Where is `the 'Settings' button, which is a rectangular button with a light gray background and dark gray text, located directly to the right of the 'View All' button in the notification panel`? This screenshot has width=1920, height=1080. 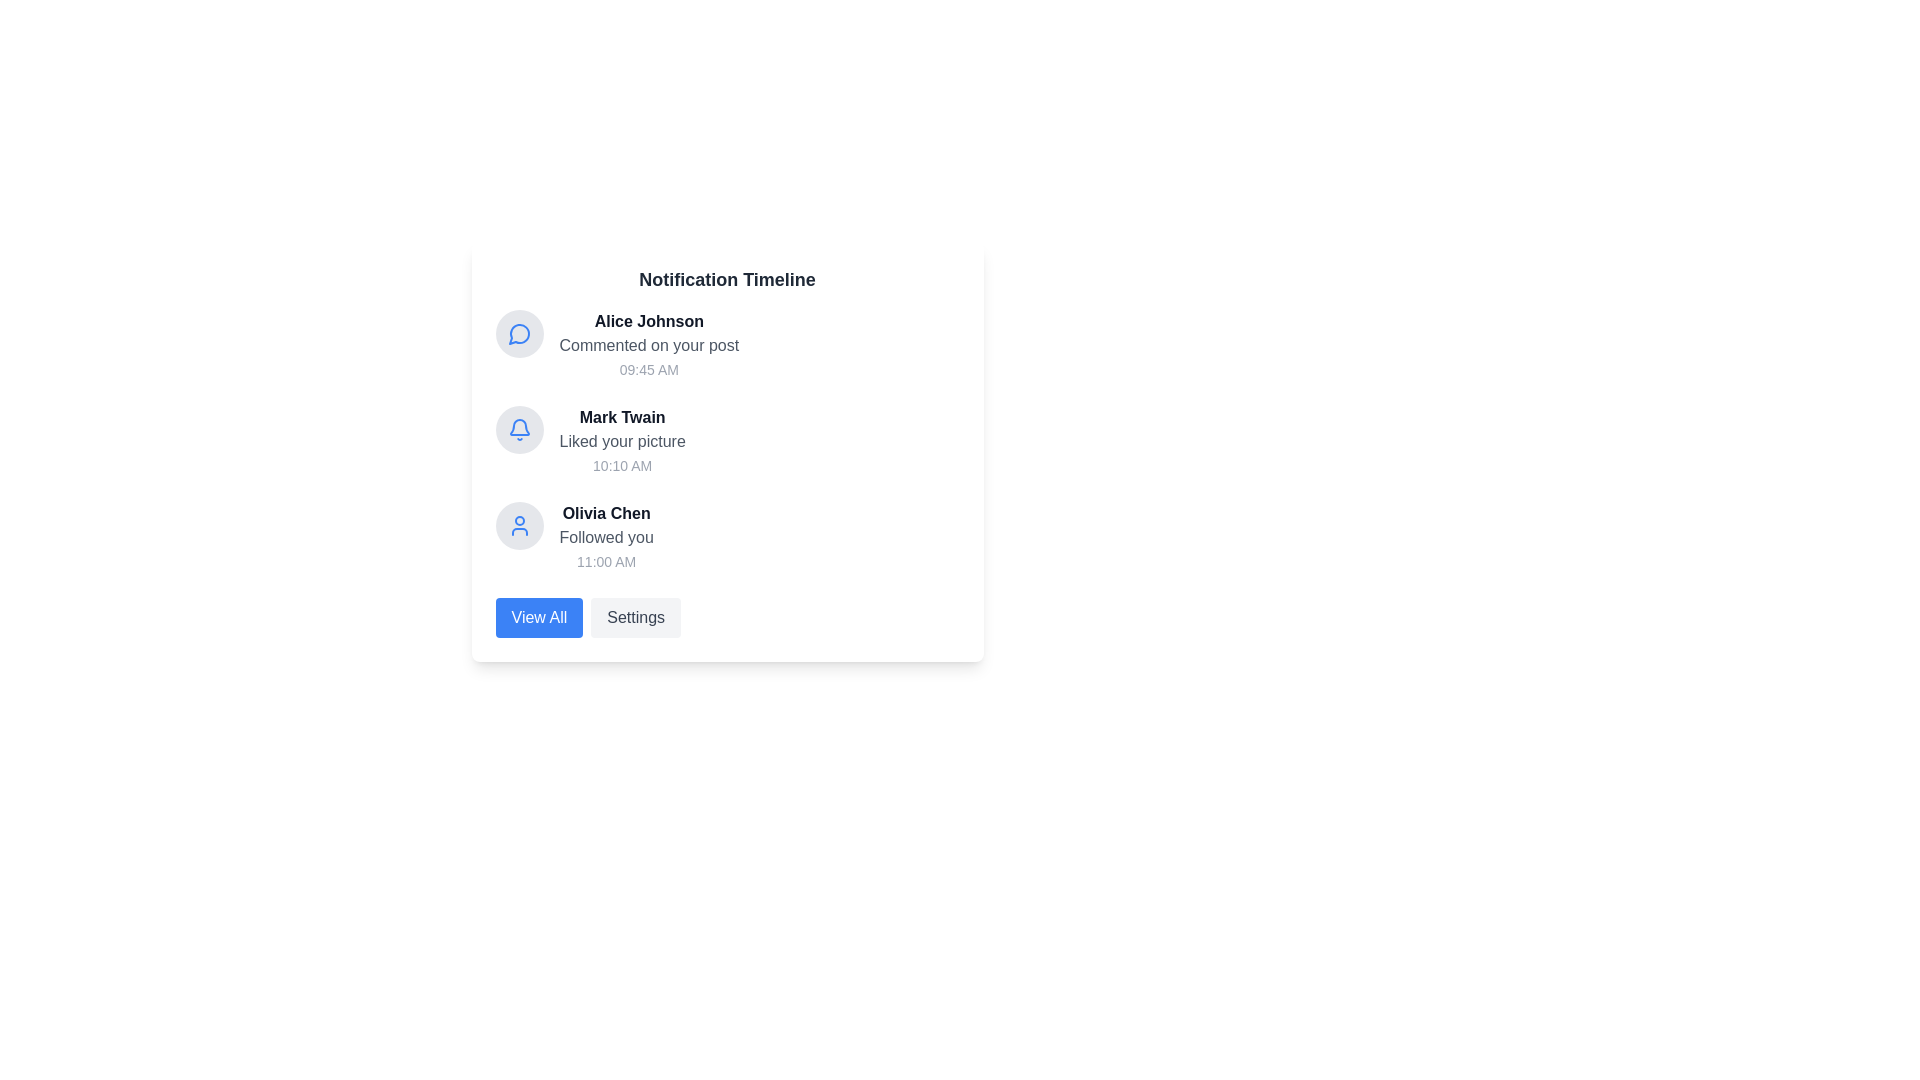
the 'Settings' button, which is a rectangular button with a light gray background and dark gray text, located directly to the right of the 'View All' button in the notification panel is located at coordinates (635, 616).